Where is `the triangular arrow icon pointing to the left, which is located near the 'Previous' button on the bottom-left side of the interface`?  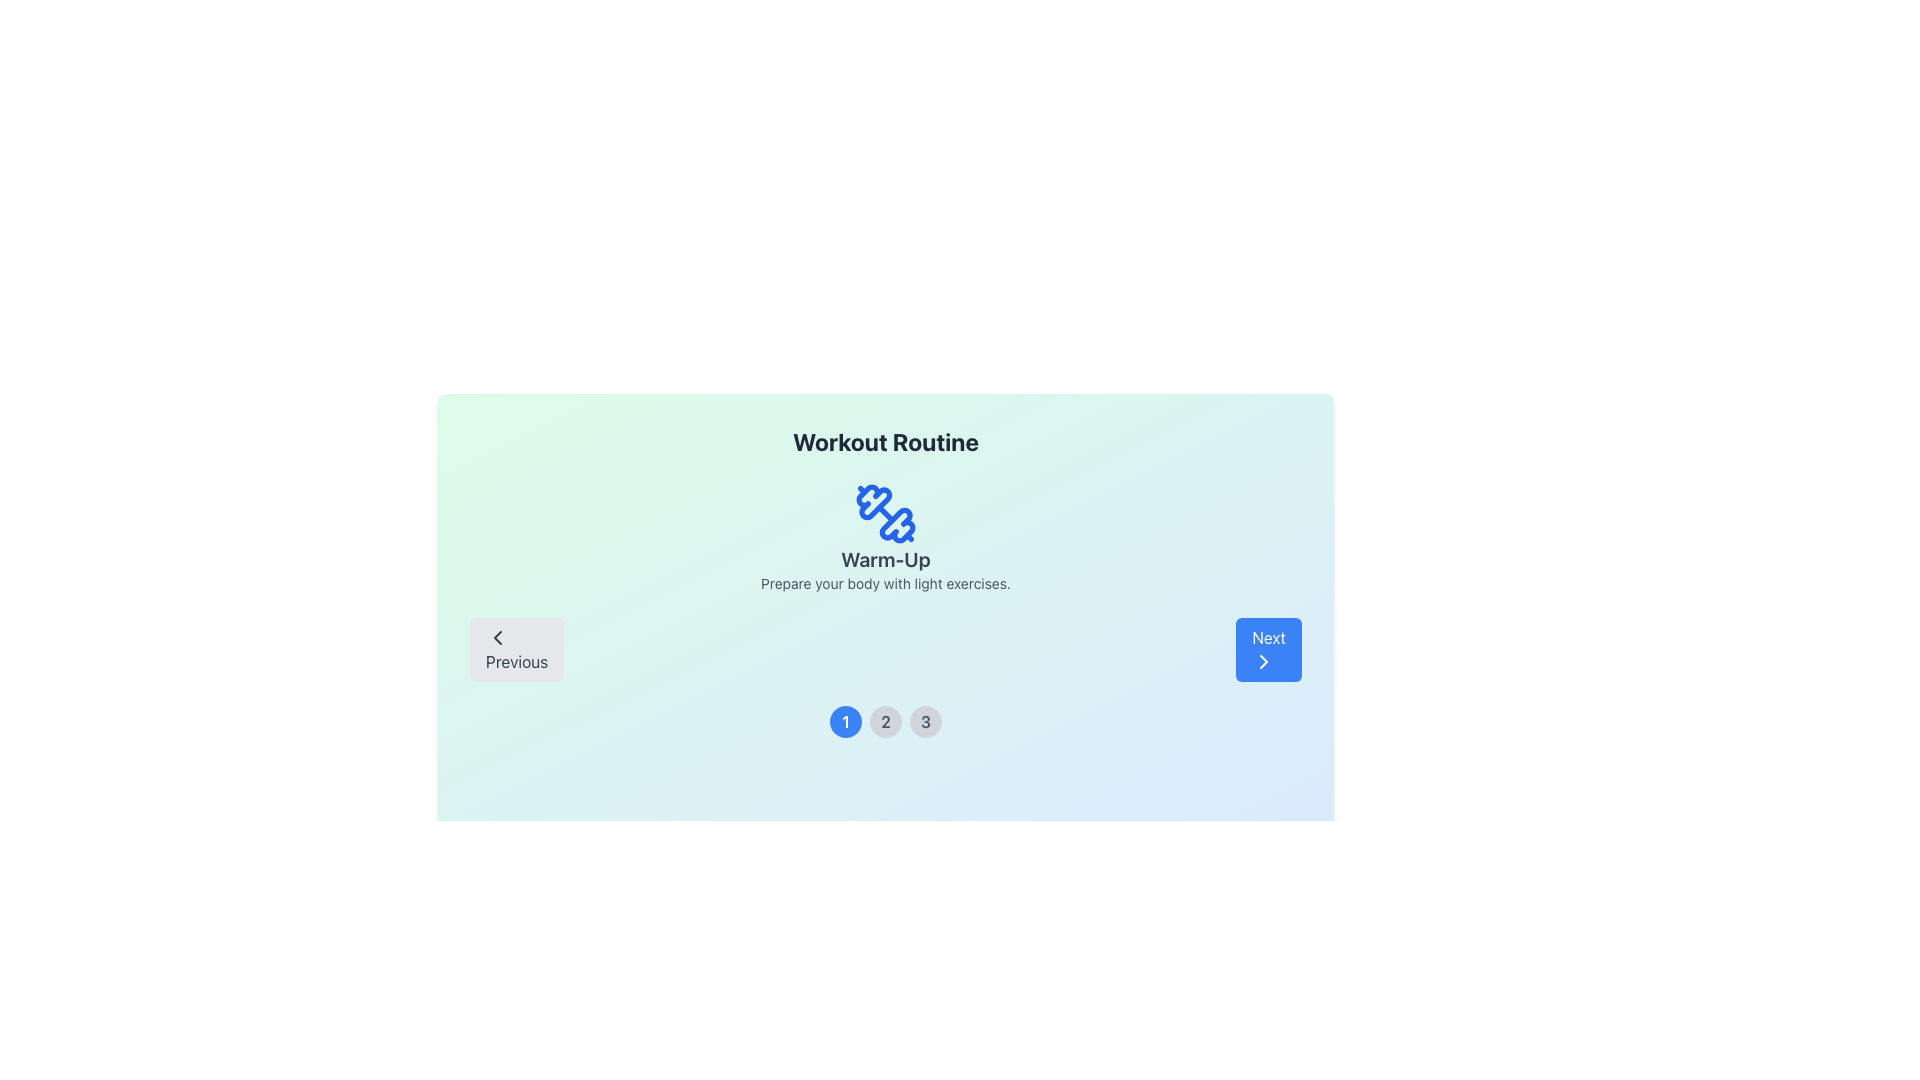
the triangular arrow icon pointing to the left, which is located near the 'Previous' button on the bottom-left side of the interface is located at coordinates (498, 637).